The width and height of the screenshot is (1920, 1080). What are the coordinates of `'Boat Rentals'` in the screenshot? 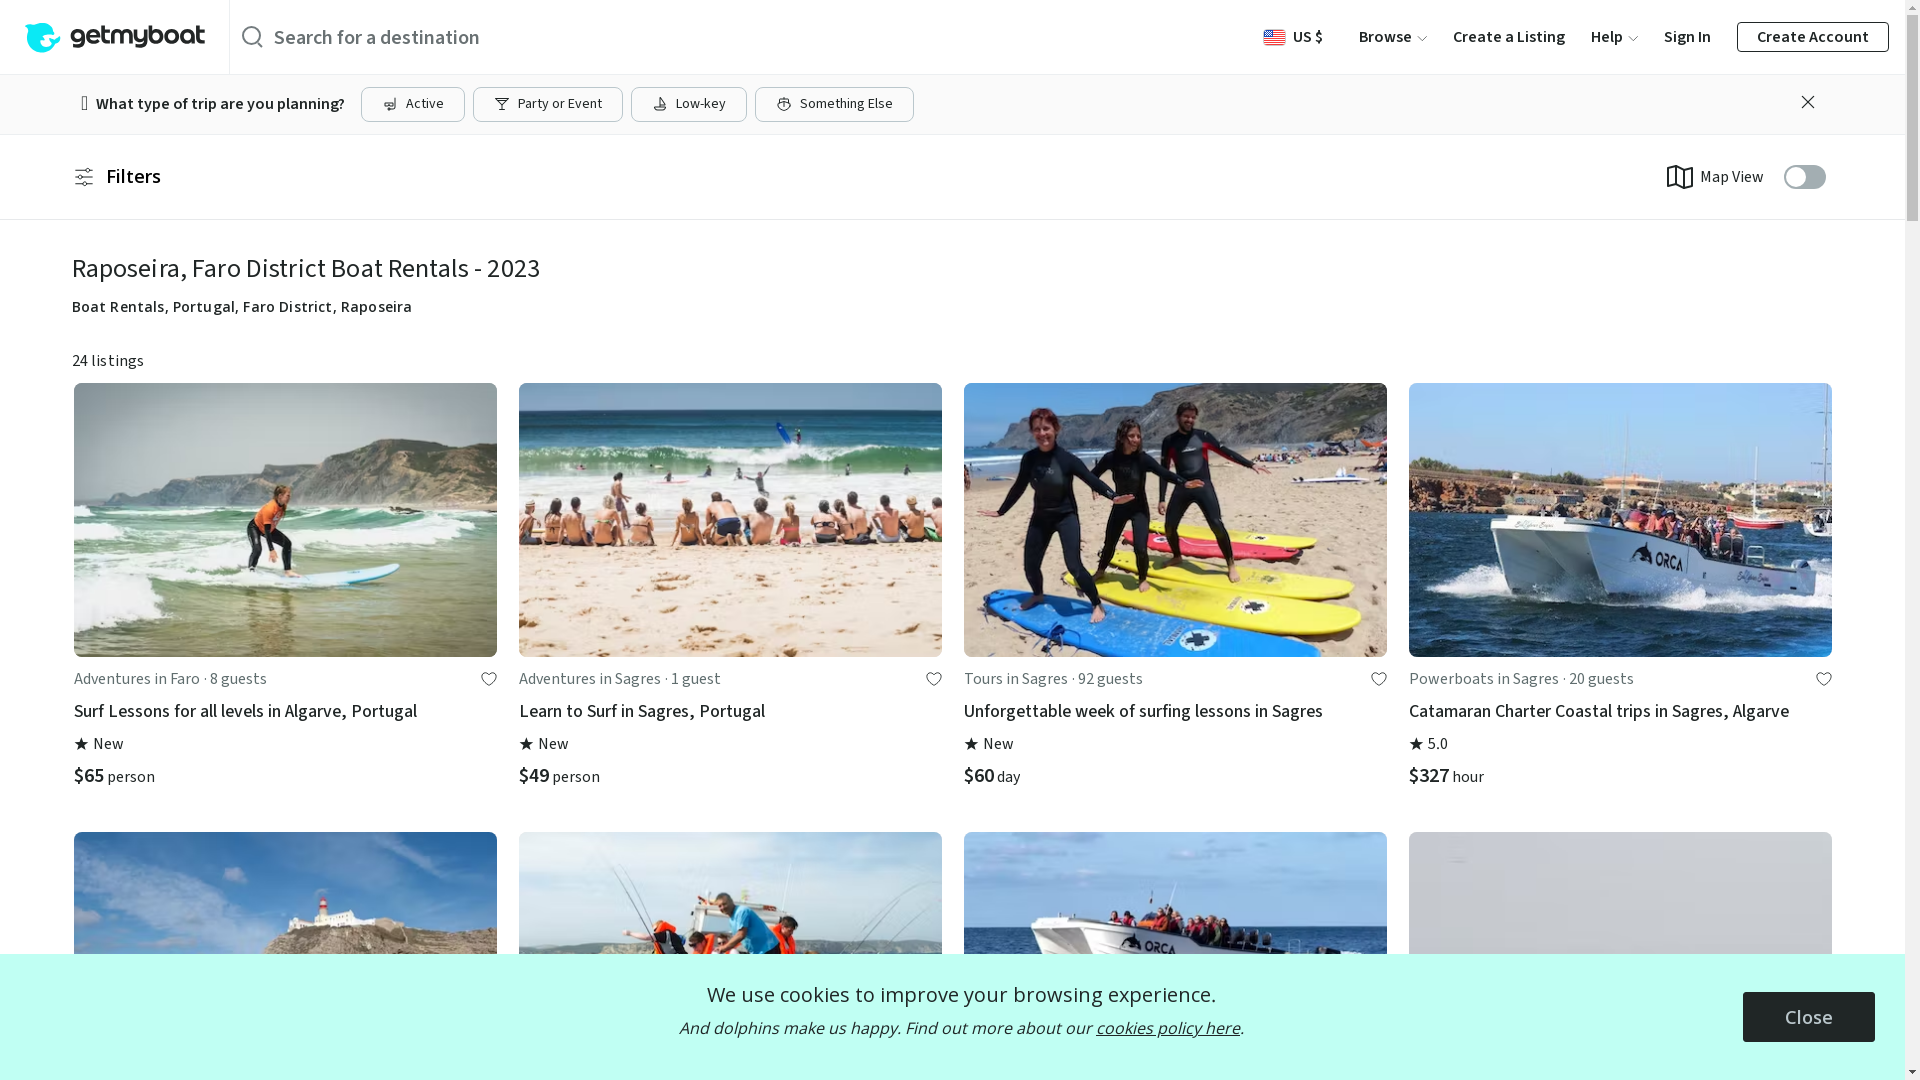 It's located at (117, 306).